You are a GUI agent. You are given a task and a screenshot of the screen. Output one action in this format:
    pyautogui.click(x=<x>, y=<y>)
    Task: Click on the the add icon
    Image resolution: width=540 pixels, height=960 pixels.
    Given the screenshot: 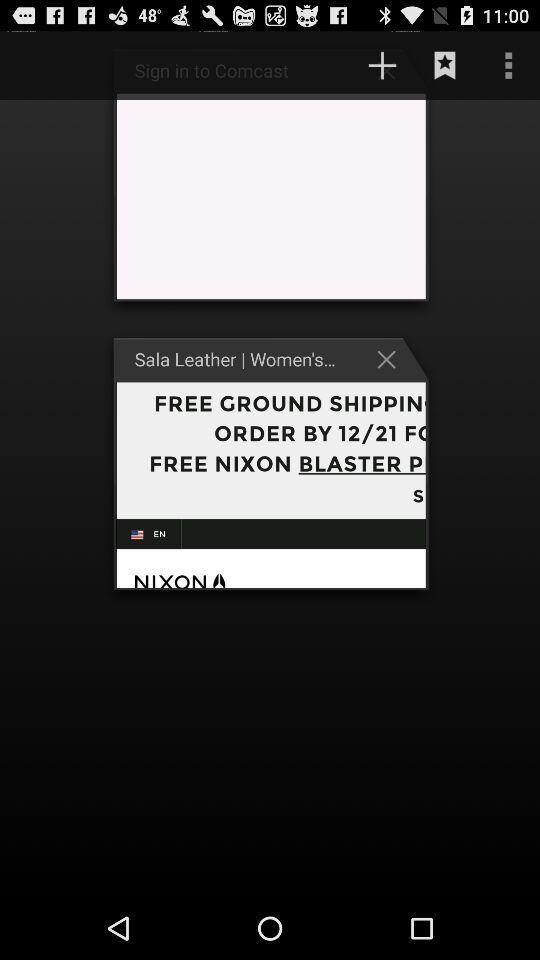 What is the action you would take?
    pyautogui.click(x=391, y=75)
    